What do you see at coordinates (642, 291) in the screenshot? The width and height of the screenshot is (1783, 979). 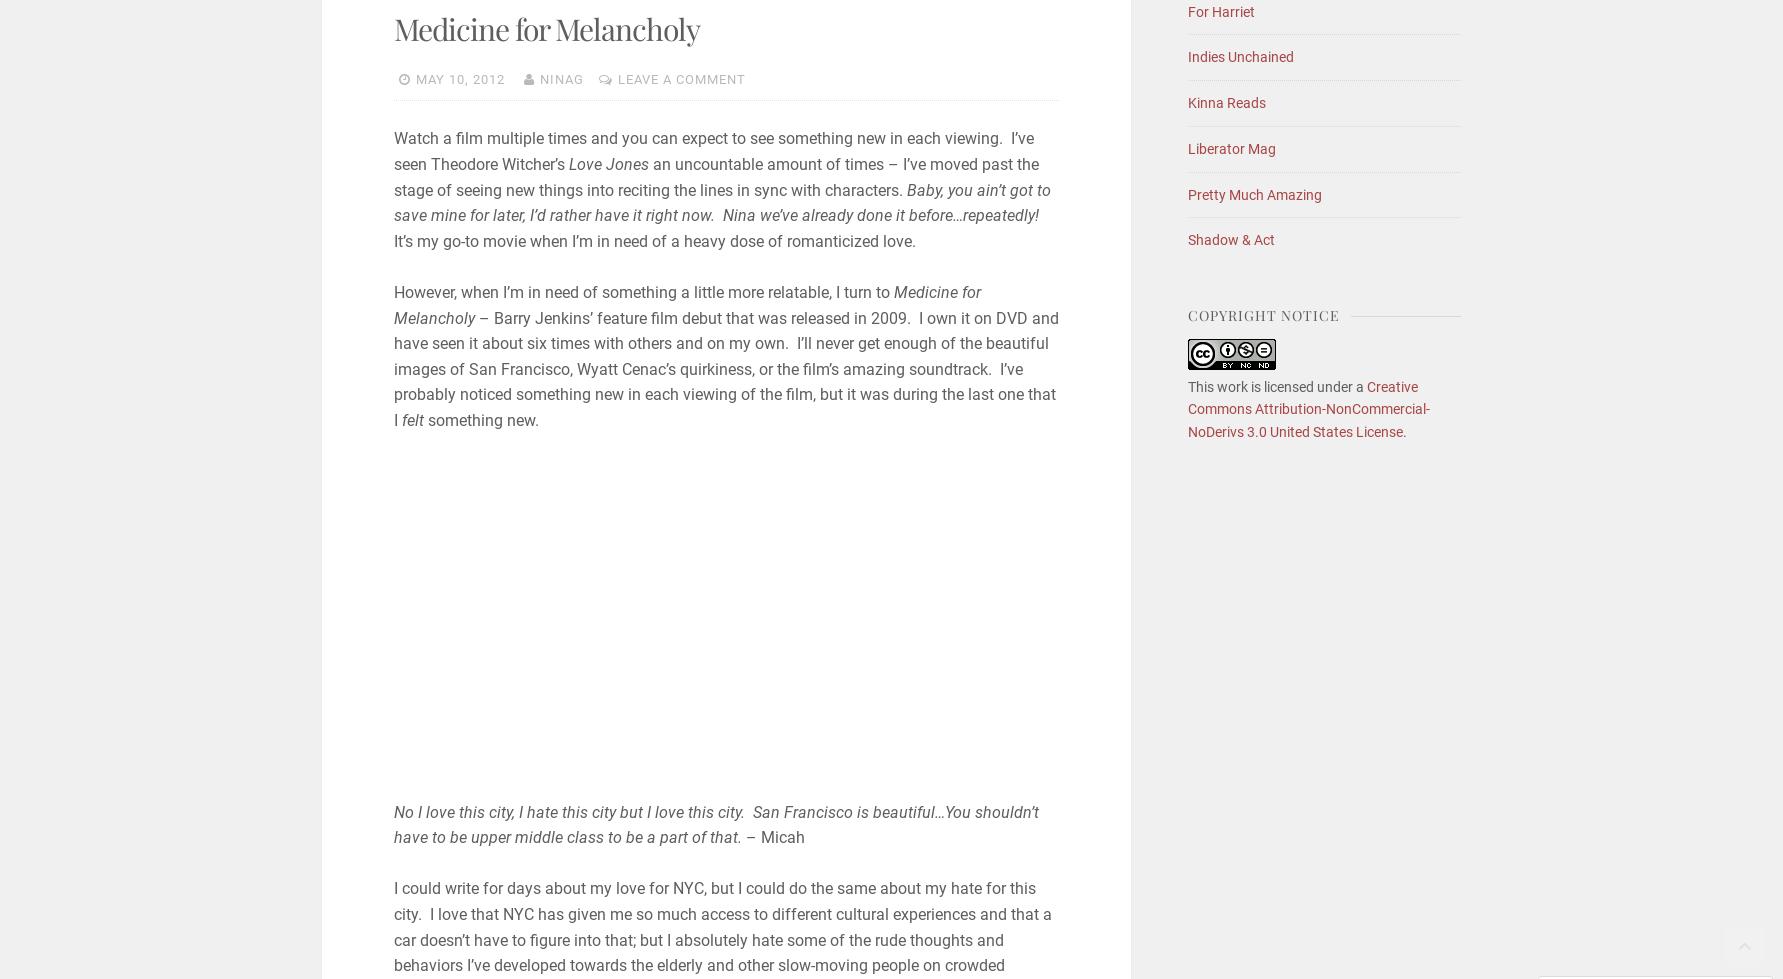 I see `'However, when I’m in need of something a little more relatable, I turn to'` at bounding box center [642, 291].